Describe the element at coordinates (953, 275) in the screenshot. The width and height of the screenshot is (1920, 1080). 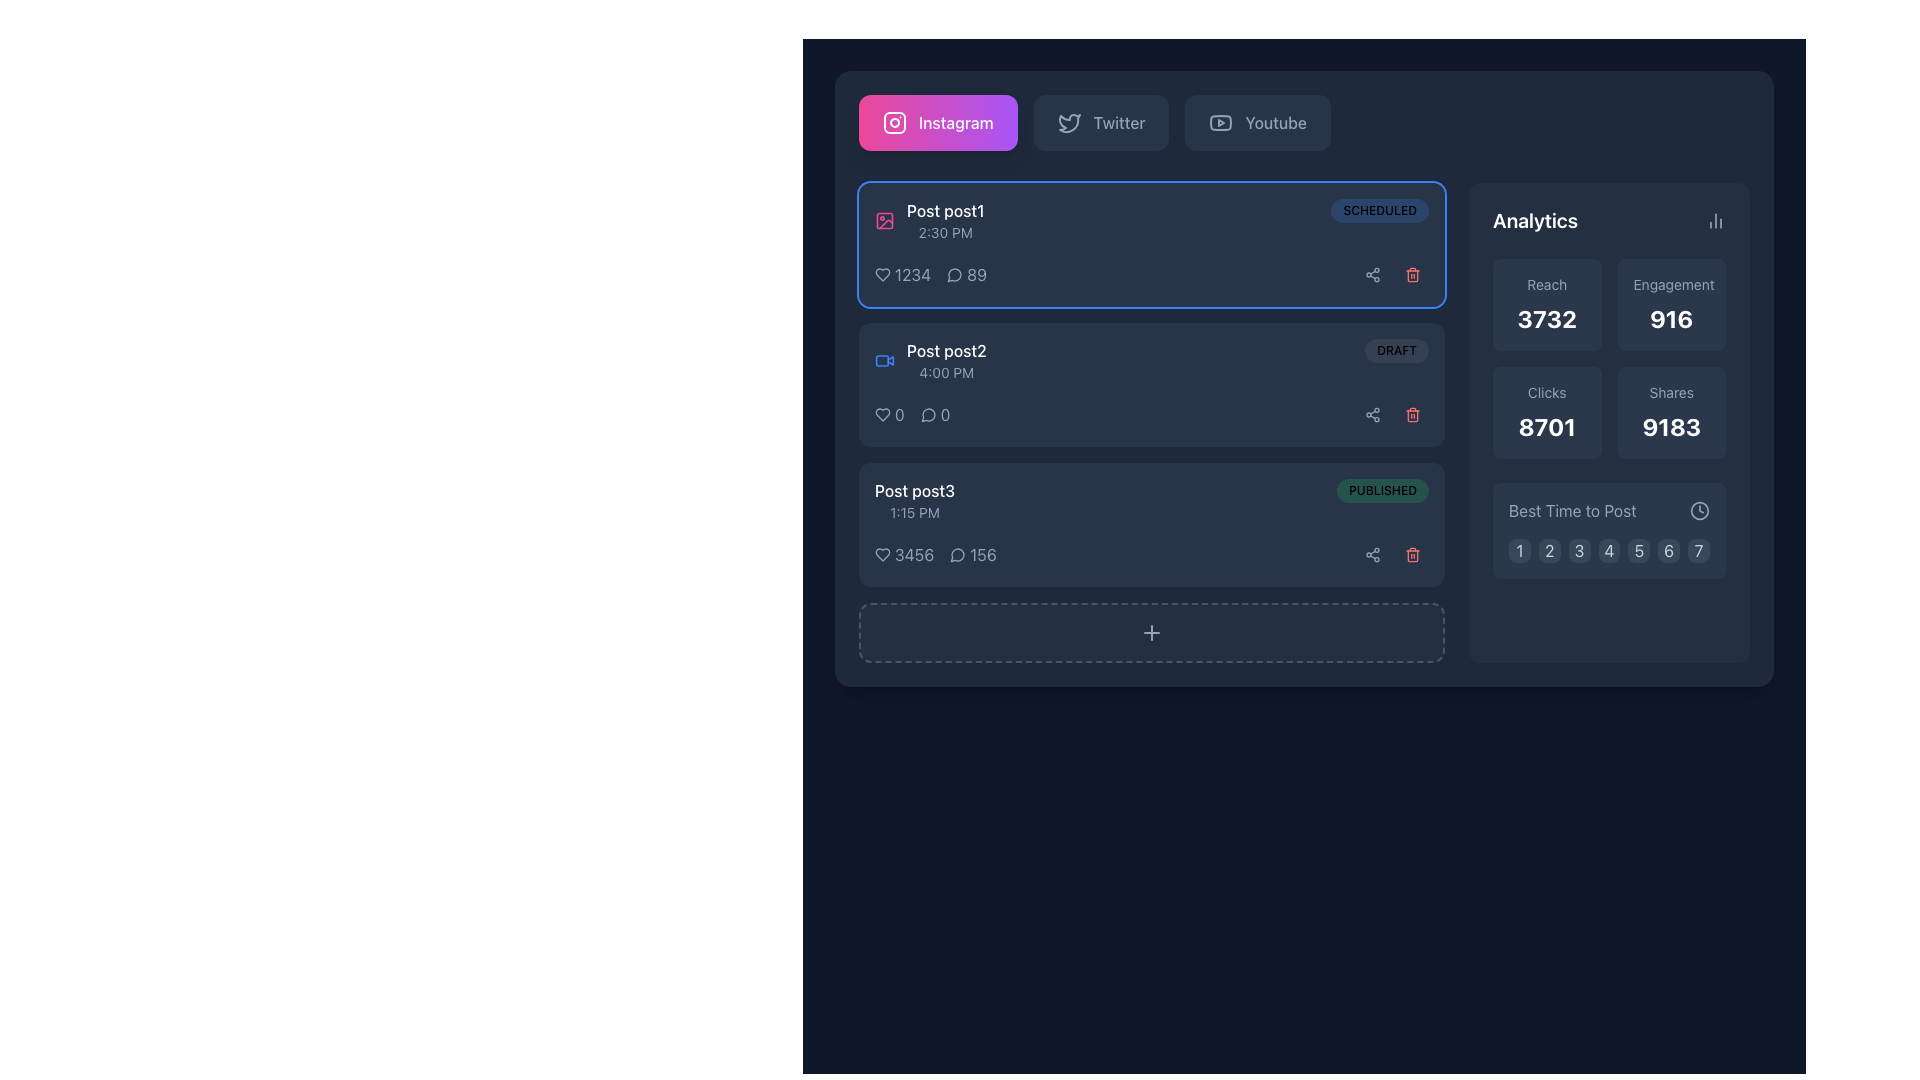
I see `the speech bubble icon representing comments or discussions located near the 'Post post1' section under the Instagram tab` at that location.